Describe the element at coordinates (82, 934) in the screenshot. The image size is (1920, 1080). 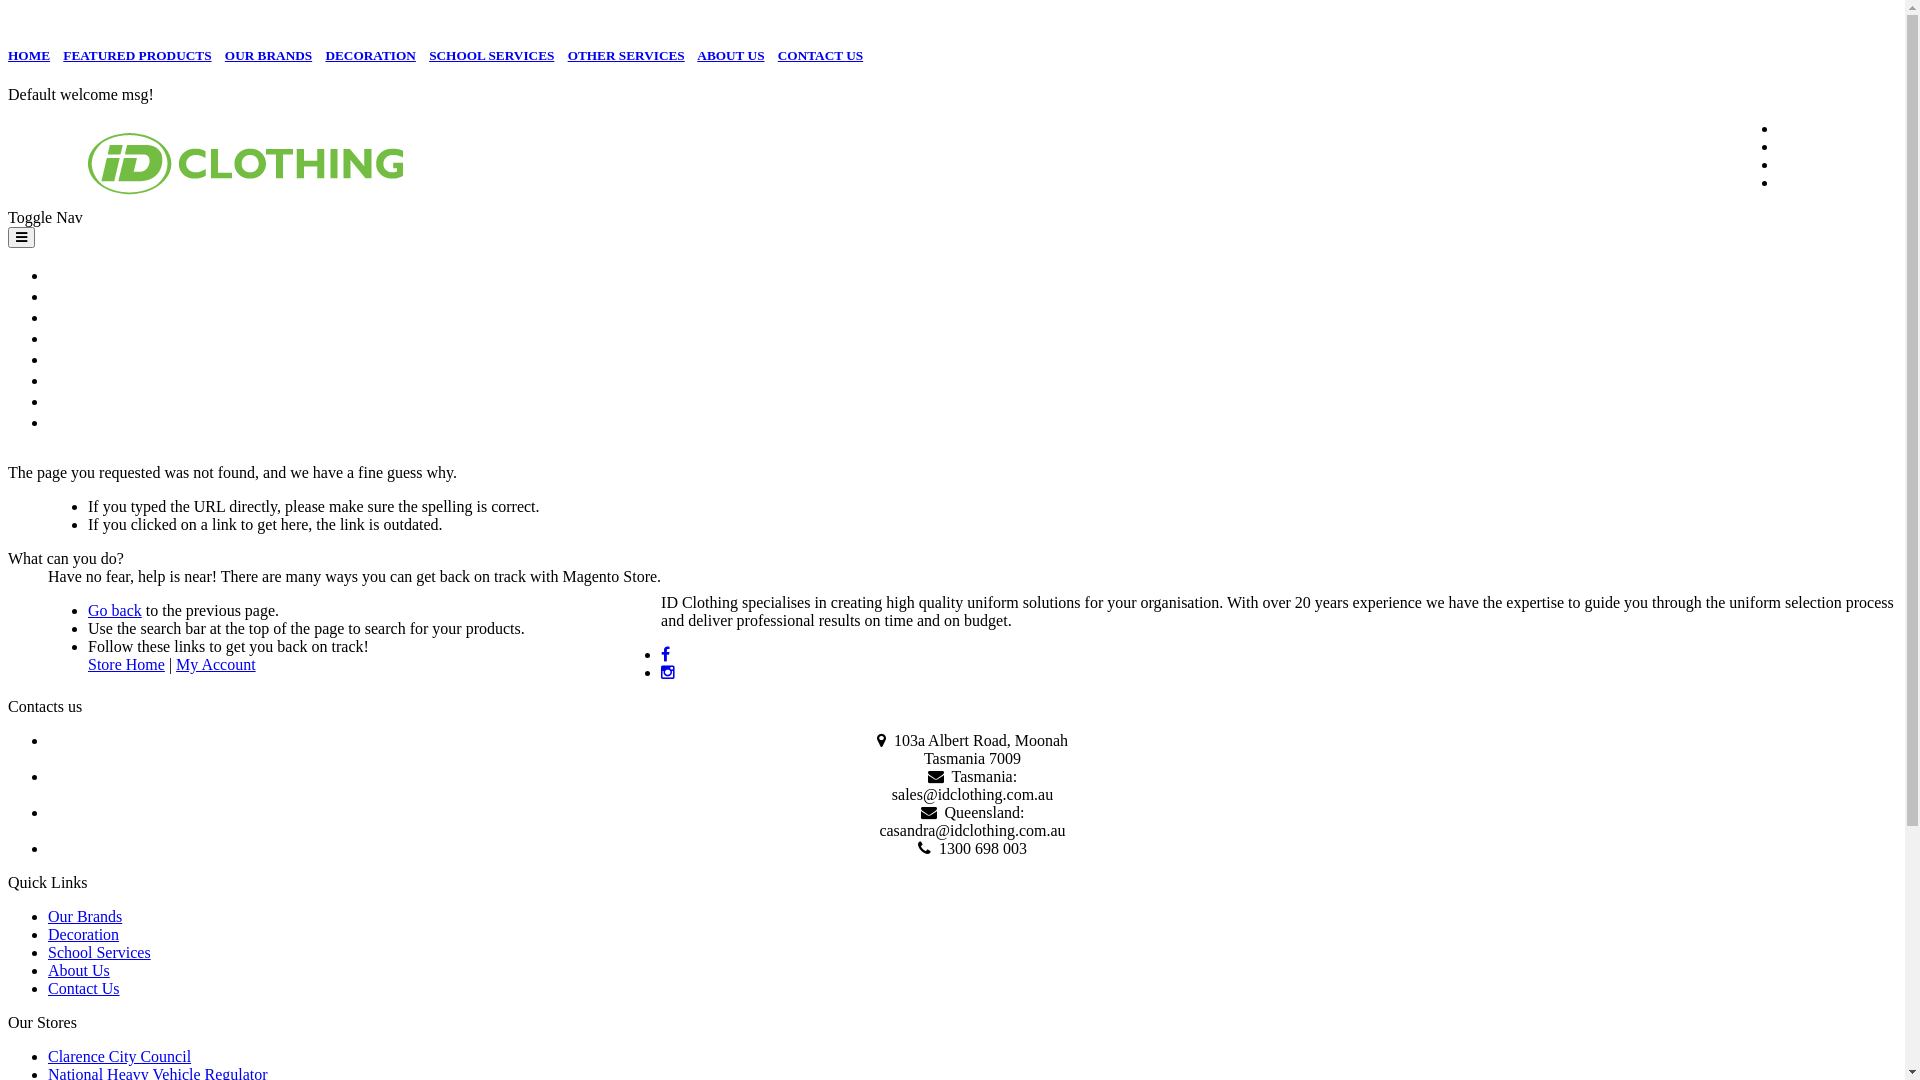
I see `'Decoration'` at that location.